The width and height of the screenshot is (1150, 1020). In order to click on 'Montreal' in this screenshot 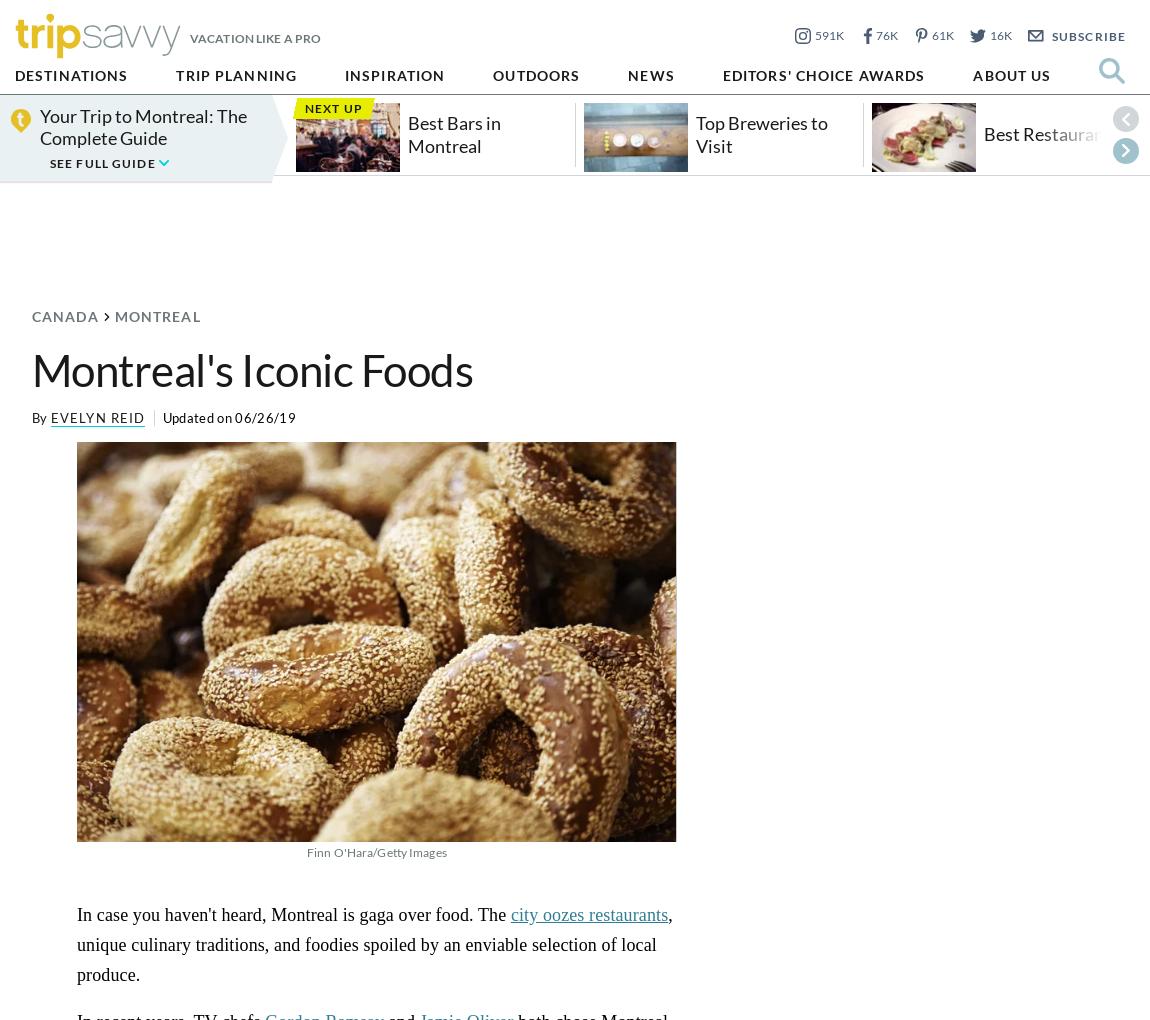, I will do `click(155, 316)`.